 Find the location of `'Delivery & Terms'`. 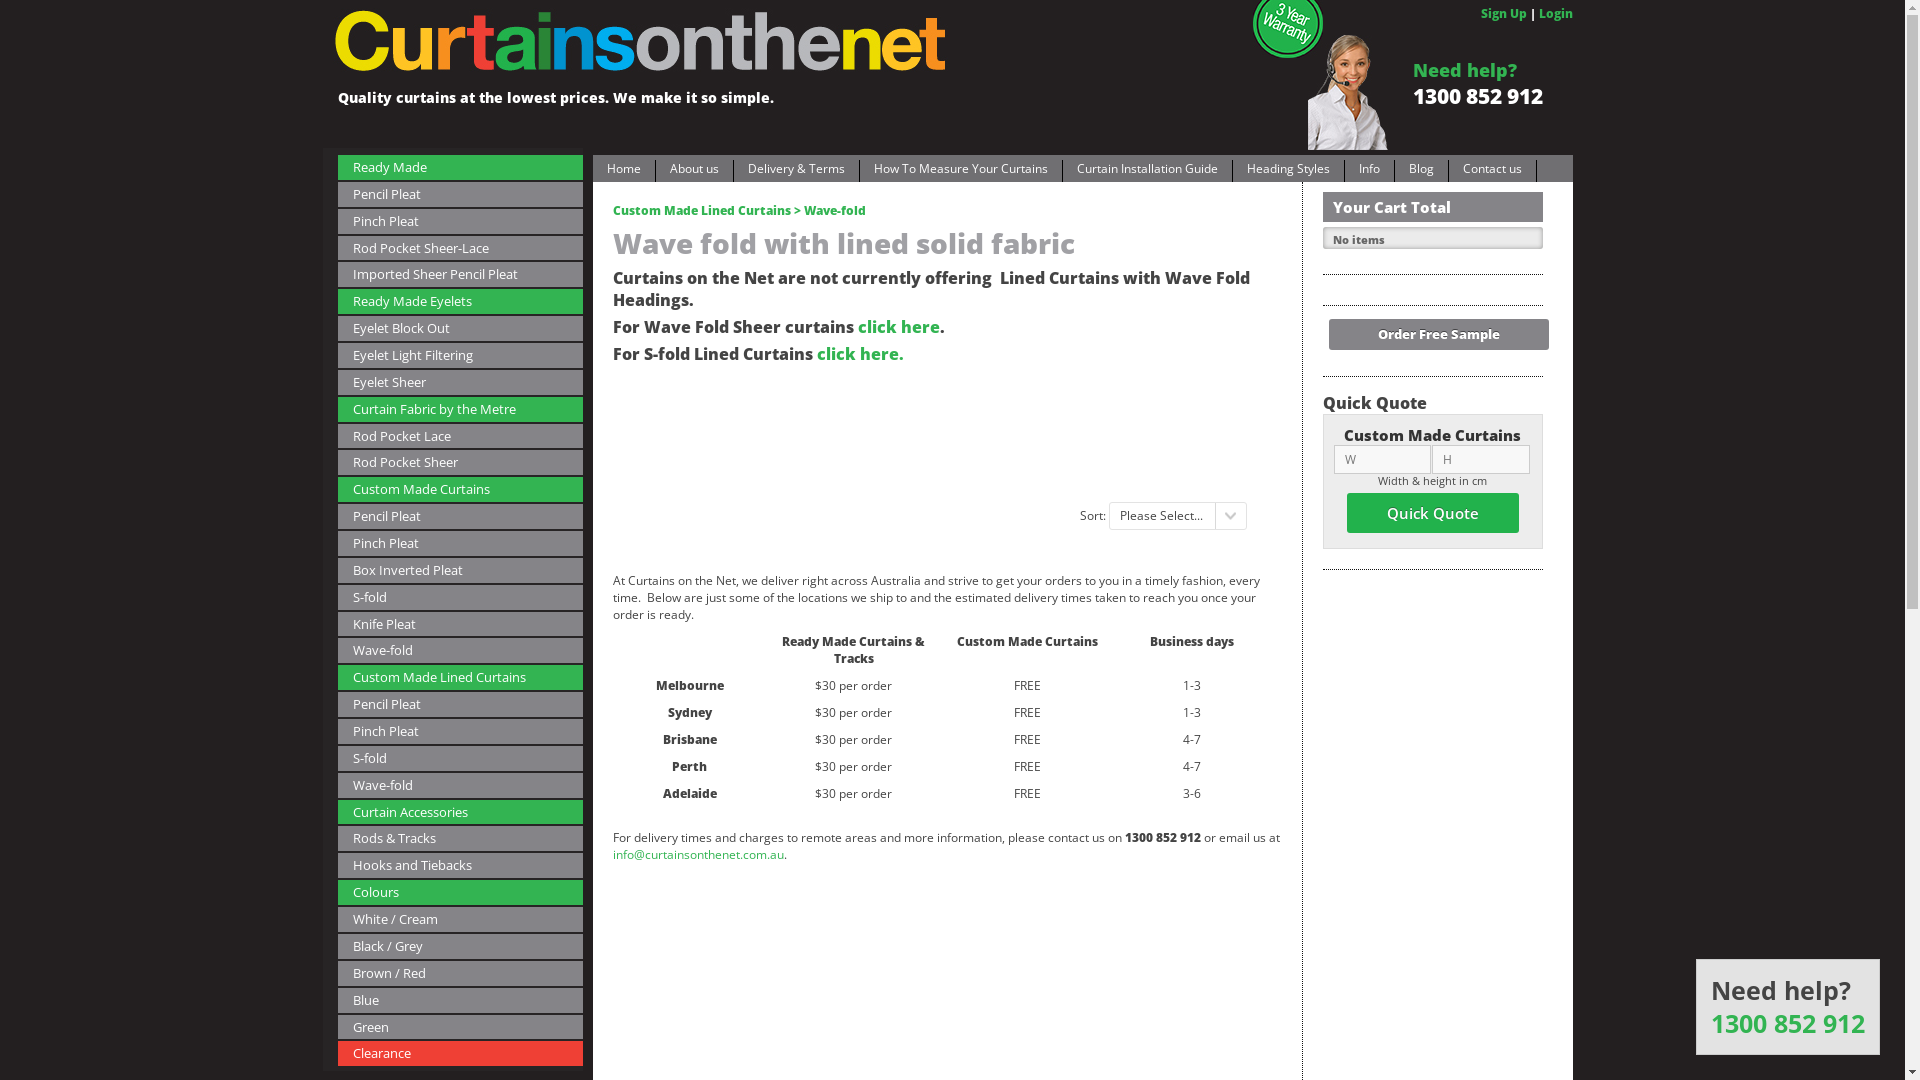

'Delivery & Terms' is located at coordinates (795, 169).